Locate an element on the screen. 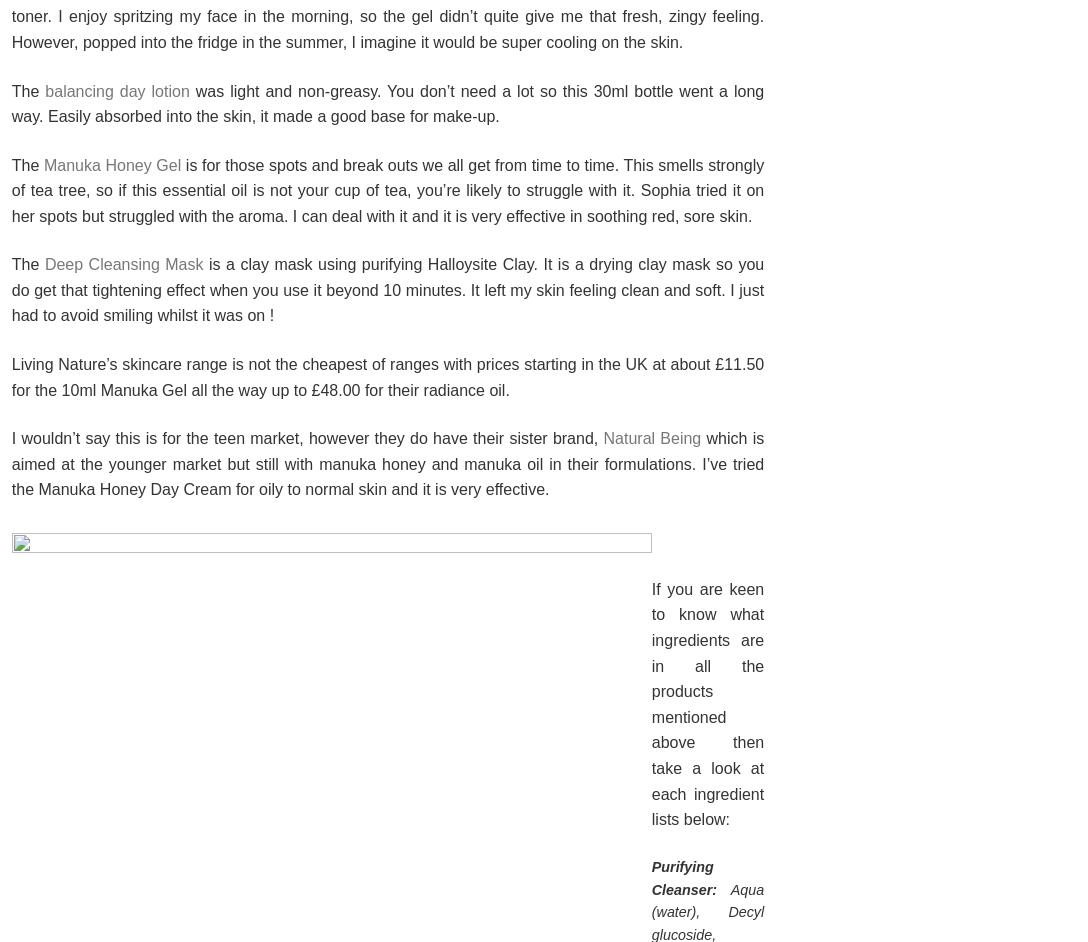 Image resolution: width=1088 pixels, height=942 pixels. 'balancing day lotion' is located at coordinates (116, 89).